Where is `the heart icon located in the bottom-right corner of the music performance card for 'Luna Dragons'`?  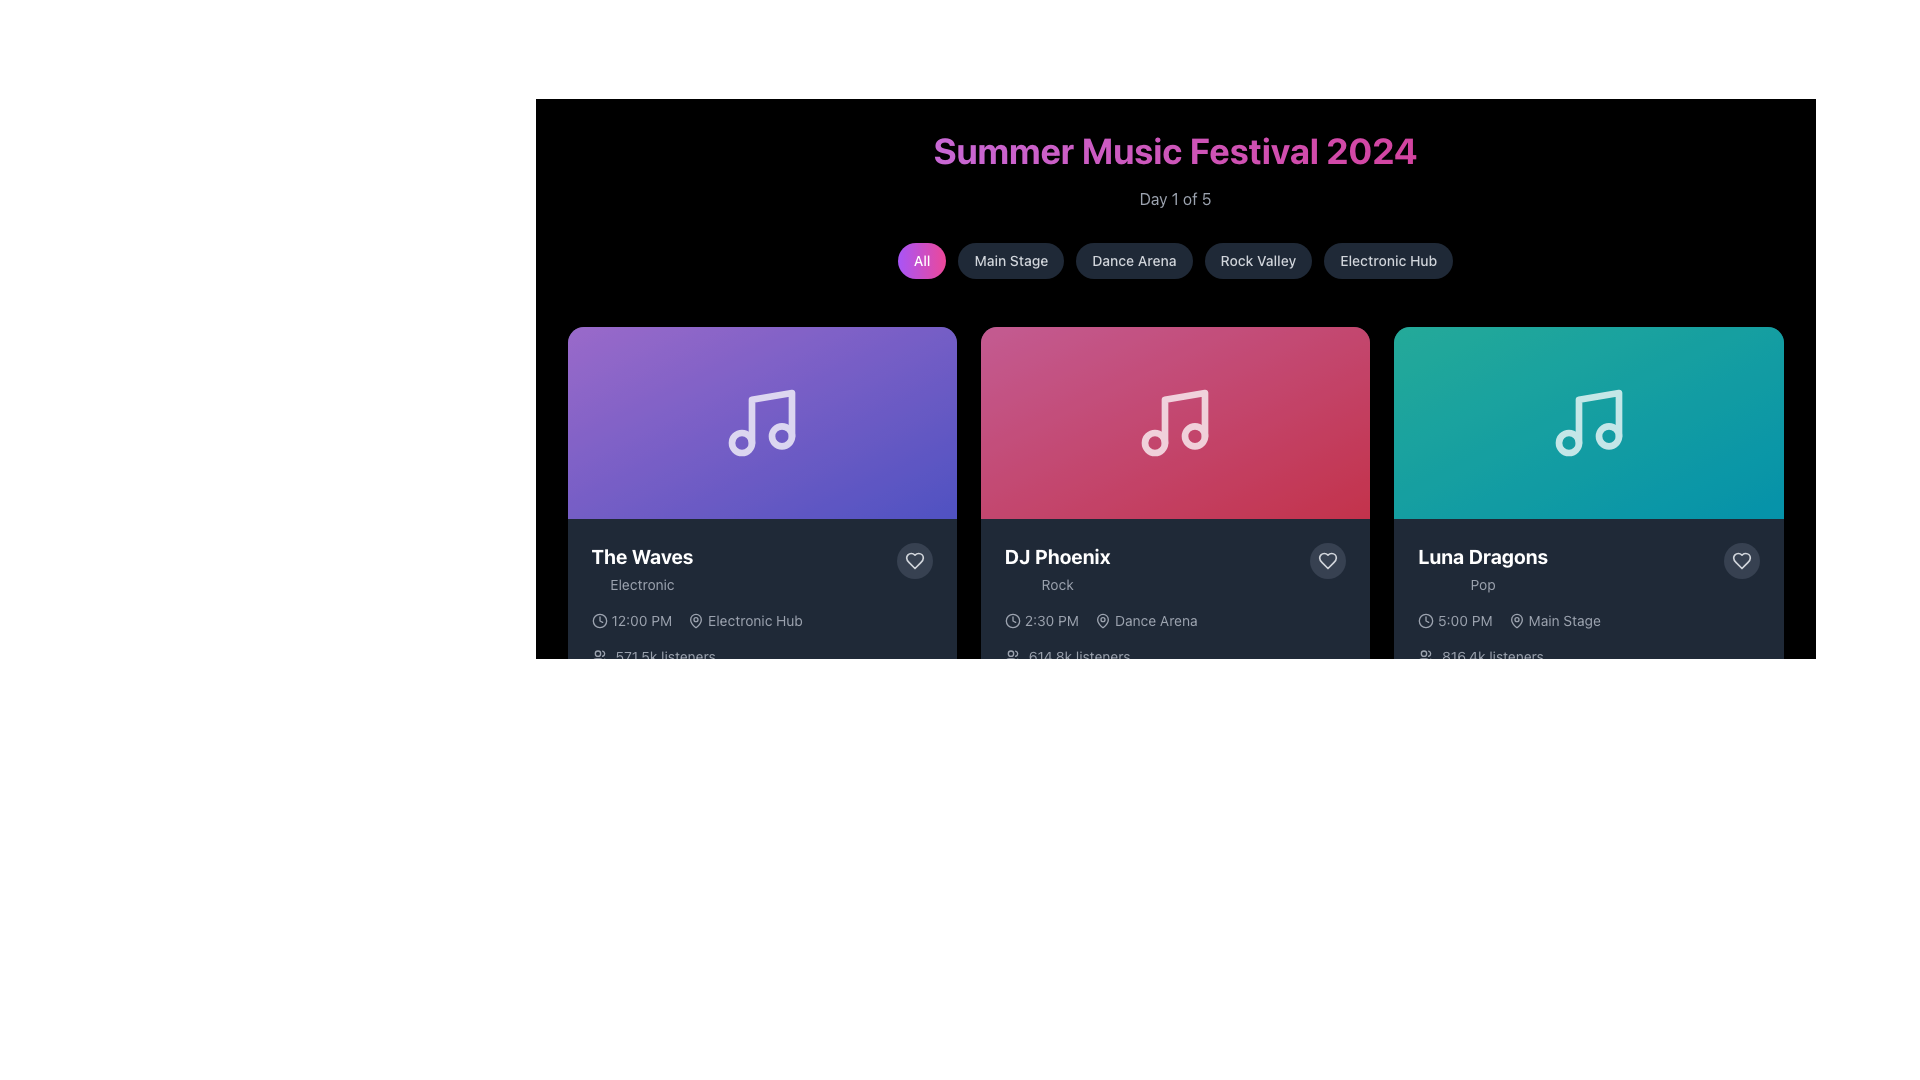 the heart icon located in the bottom-right corner of the music performance card for 'Luna Dragons' is located at coordinates (1740, 560).